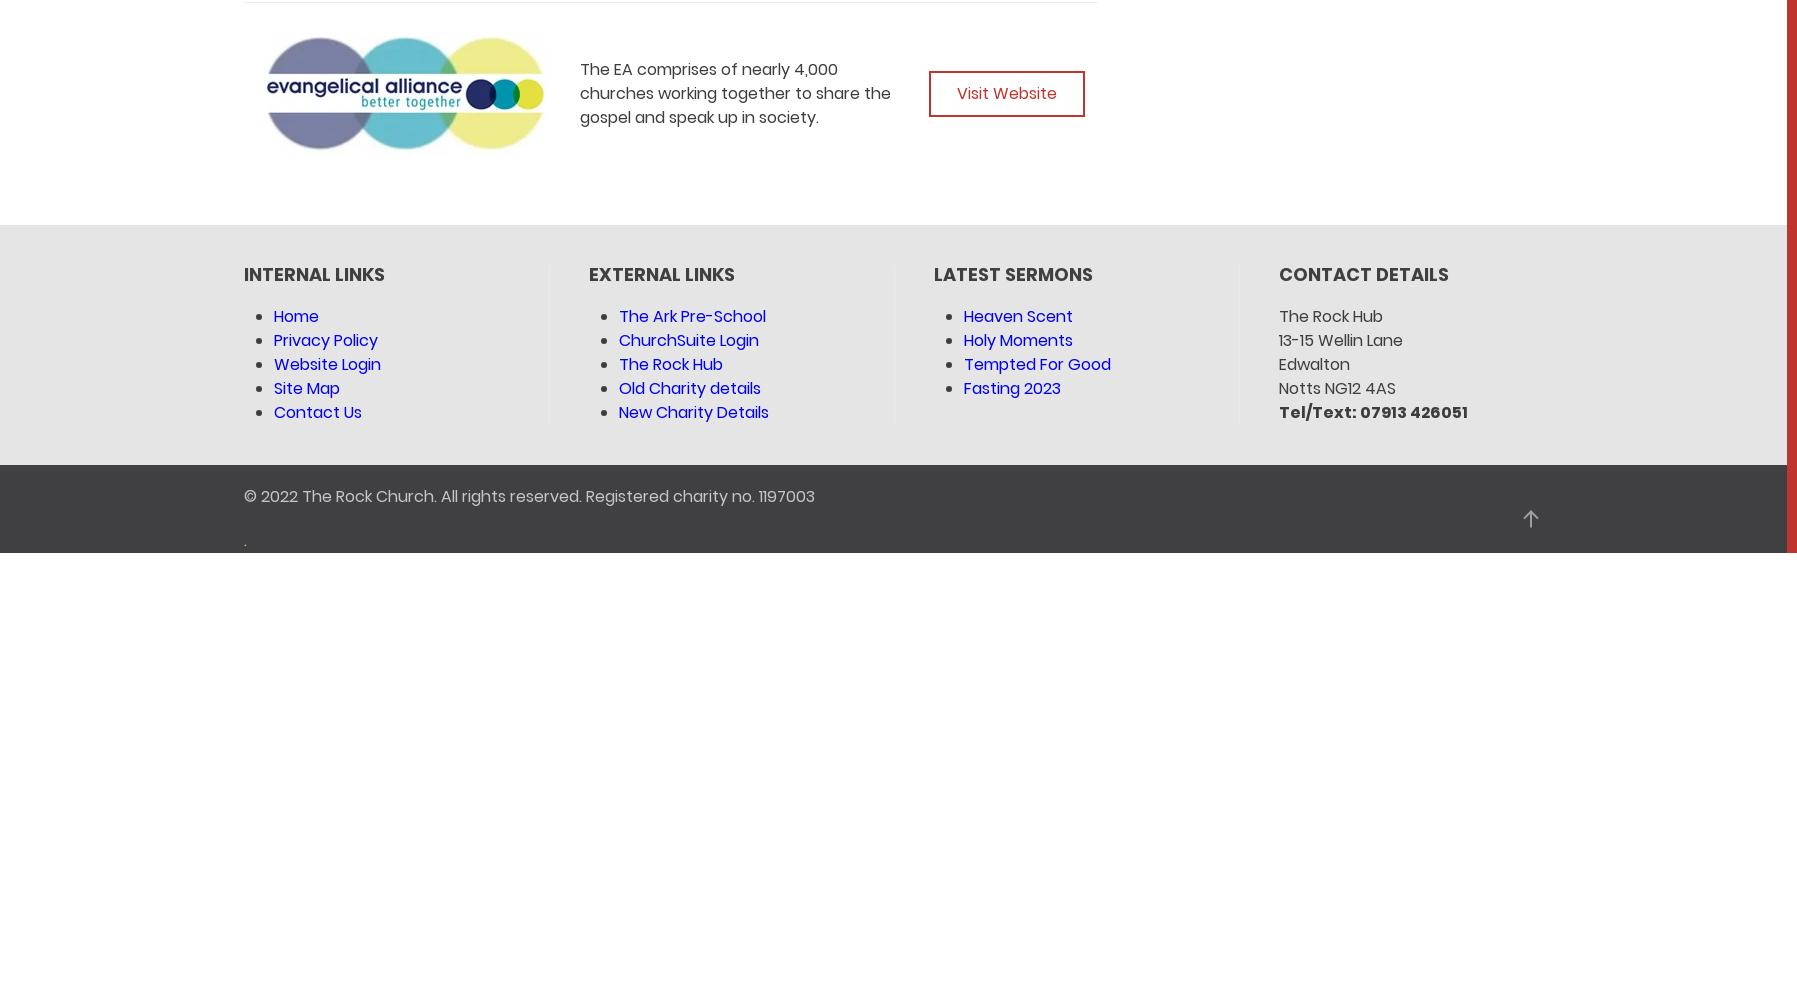 This screenshot has height=1000, width=1797. I want to click on '.', so click(244, 539).